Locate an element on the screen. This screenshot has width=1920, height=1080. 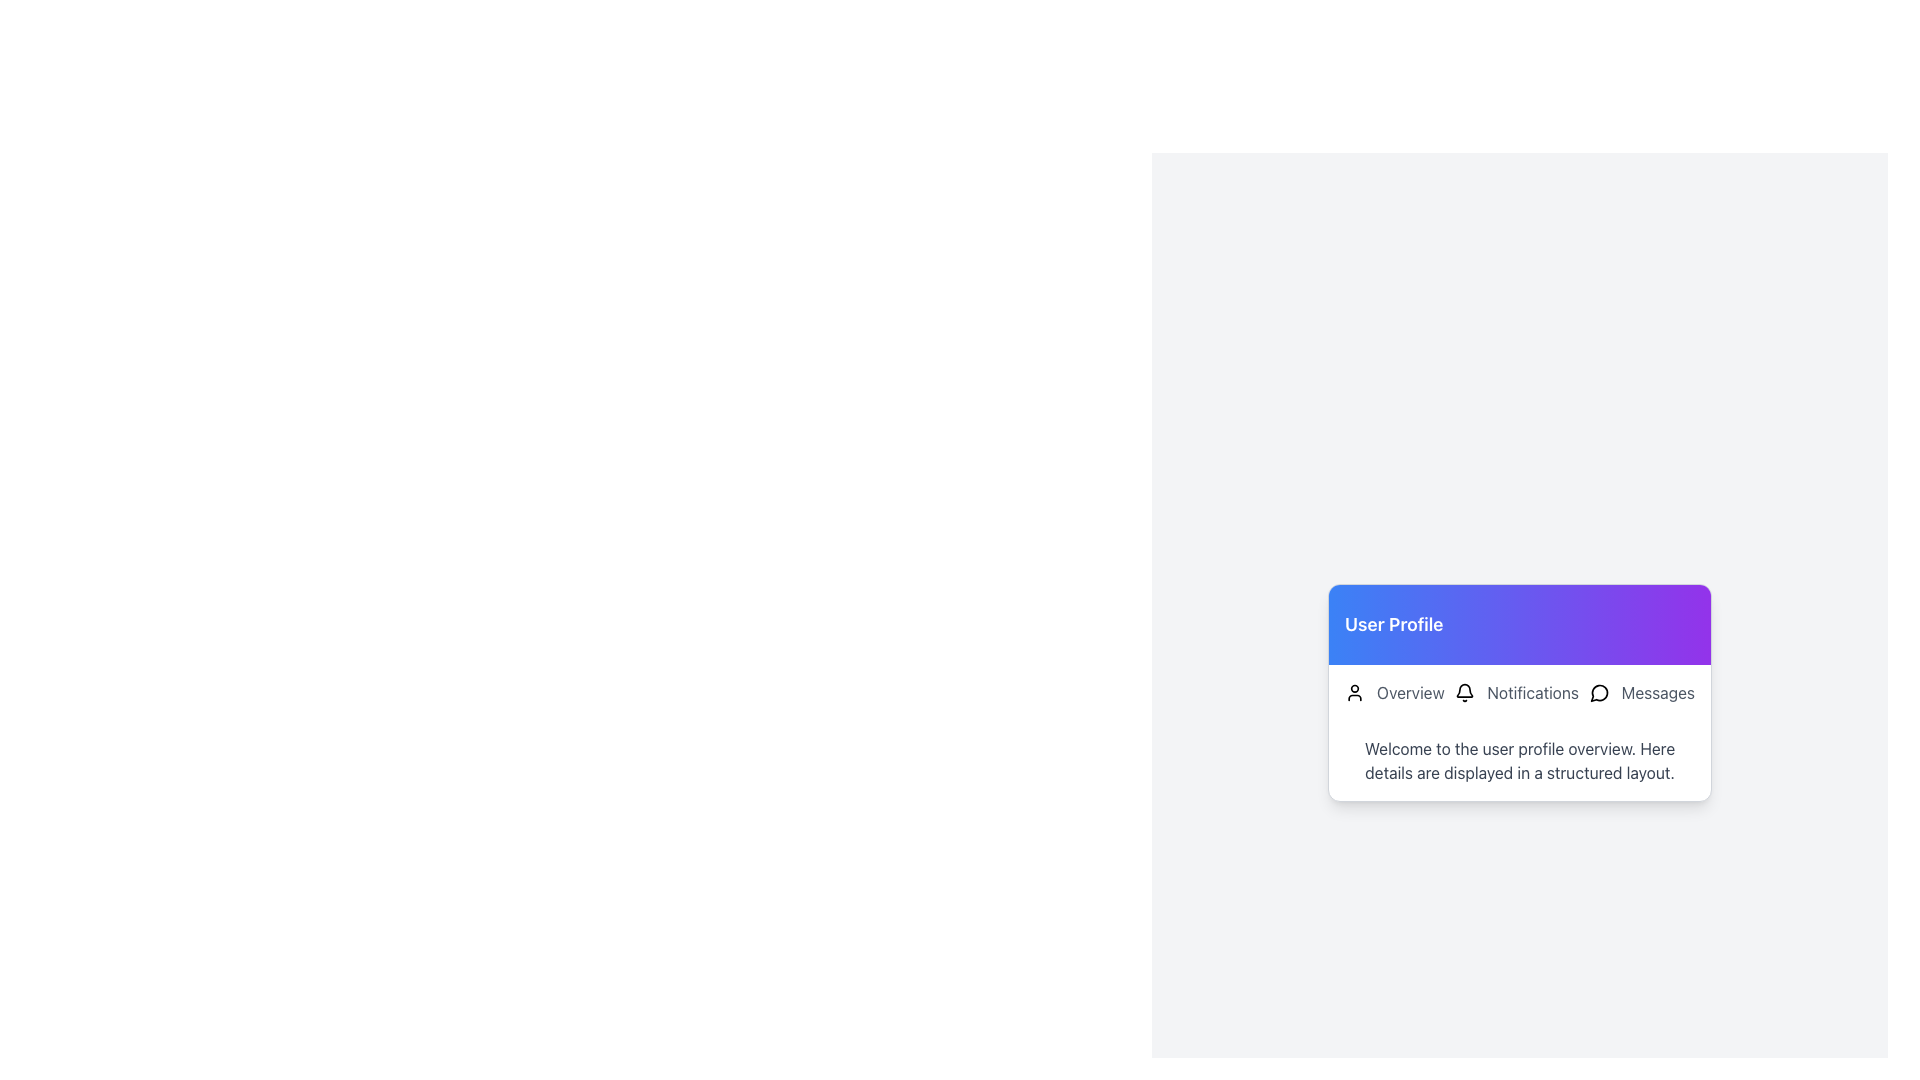
'User Profile' text label, which is styled with a white bold font and located in the upper central section of the interface against a gradient background is located at coordinates (1393, 623).